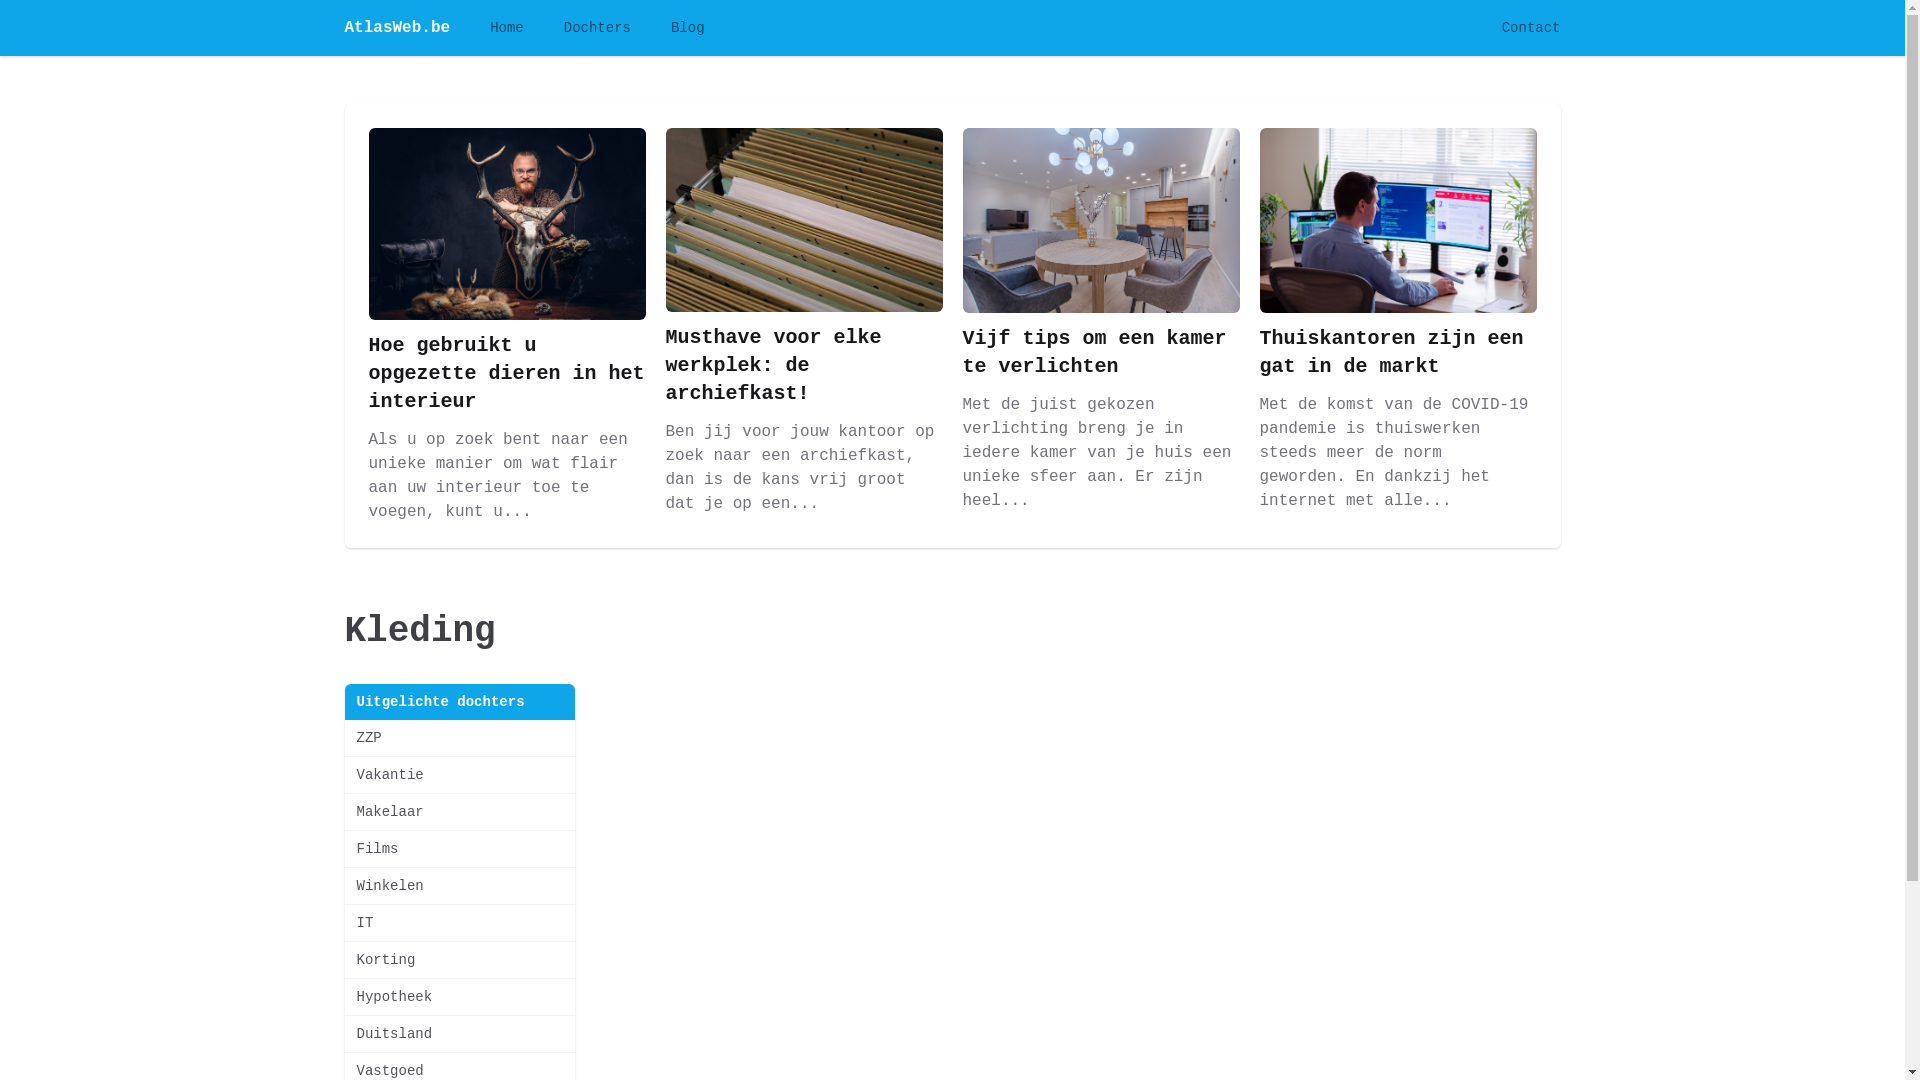  What do you see at coordinates (344, 885) in the screenshot?
I see `'Winkelen'` at bounding box center [344, 885].